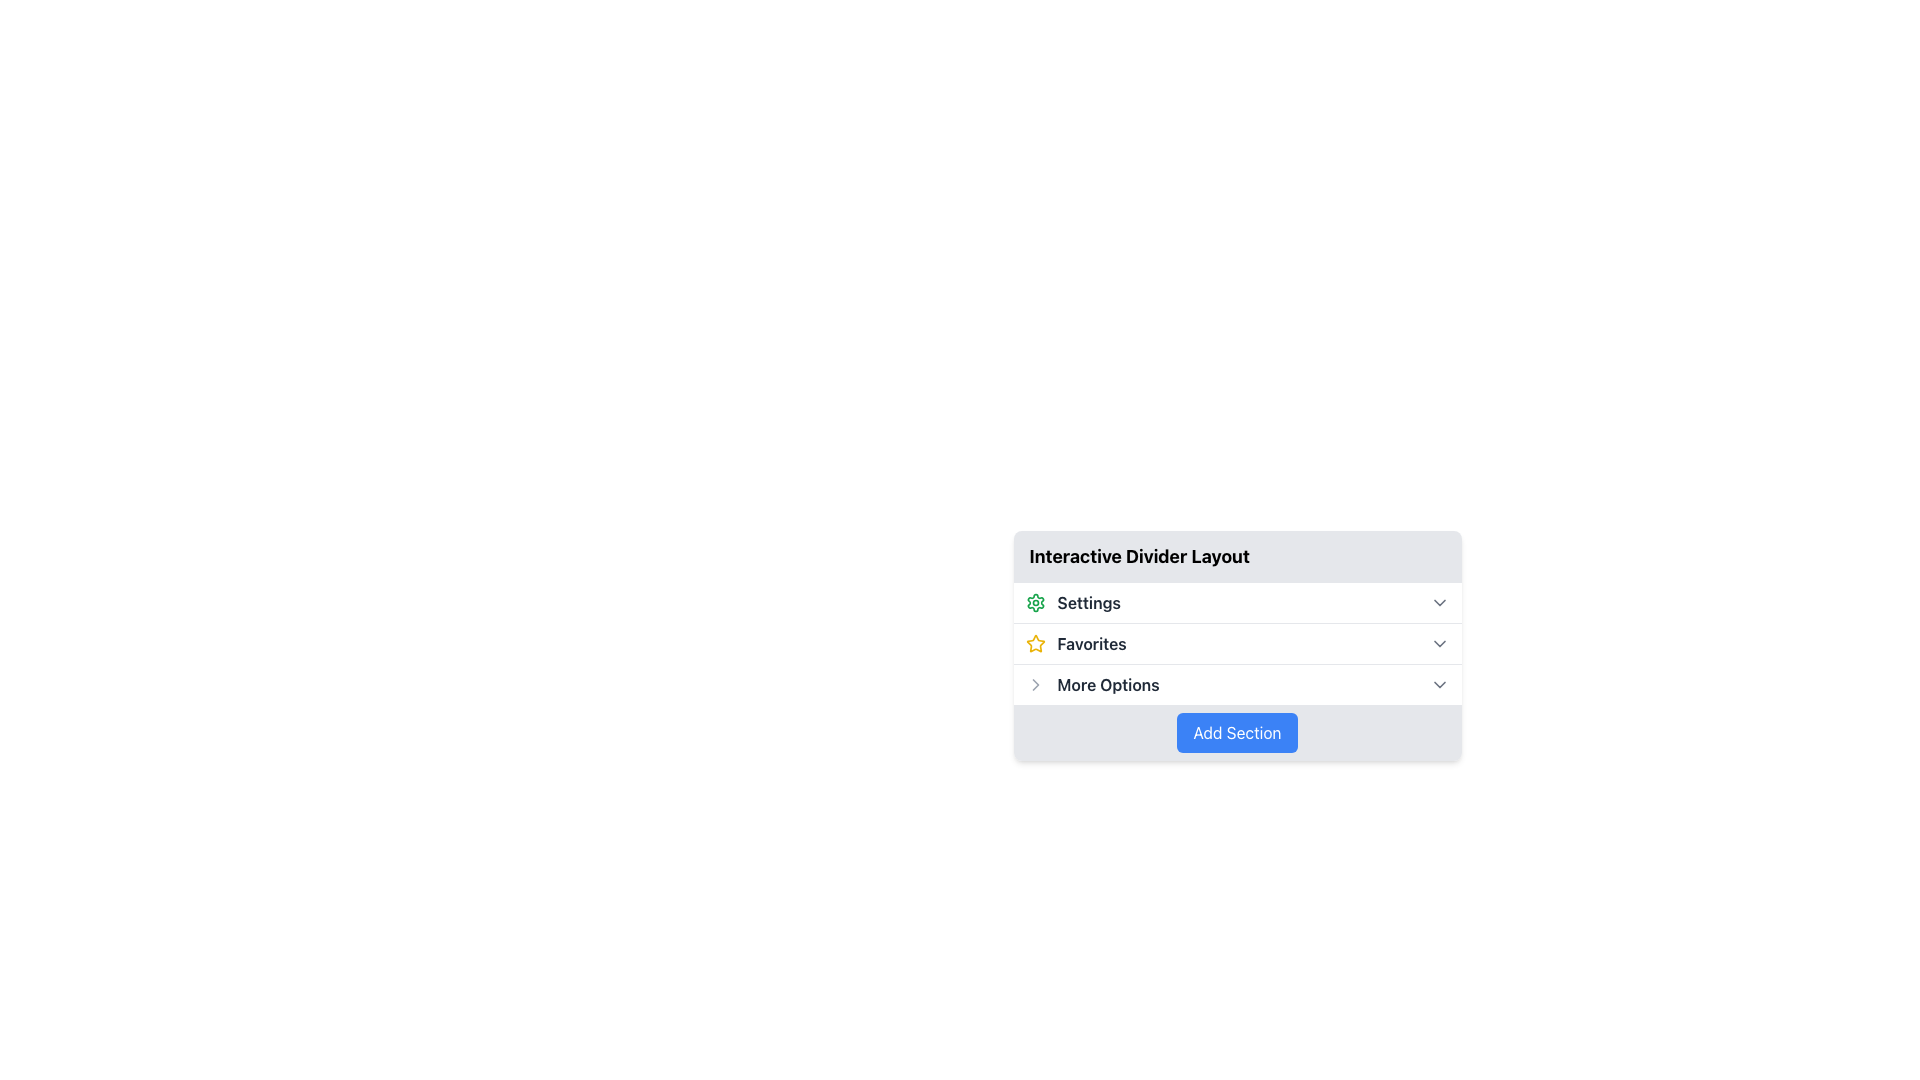 The image size is (1920, 1080). What do you see at coordinates (1088, 601) in the screenshot?
I see `the 'Settings' menu label, which is positioned to the right of a gear-icon graphic and above the 'Favorites' and 'More Options' sections` at bounding box center [1088, 601].